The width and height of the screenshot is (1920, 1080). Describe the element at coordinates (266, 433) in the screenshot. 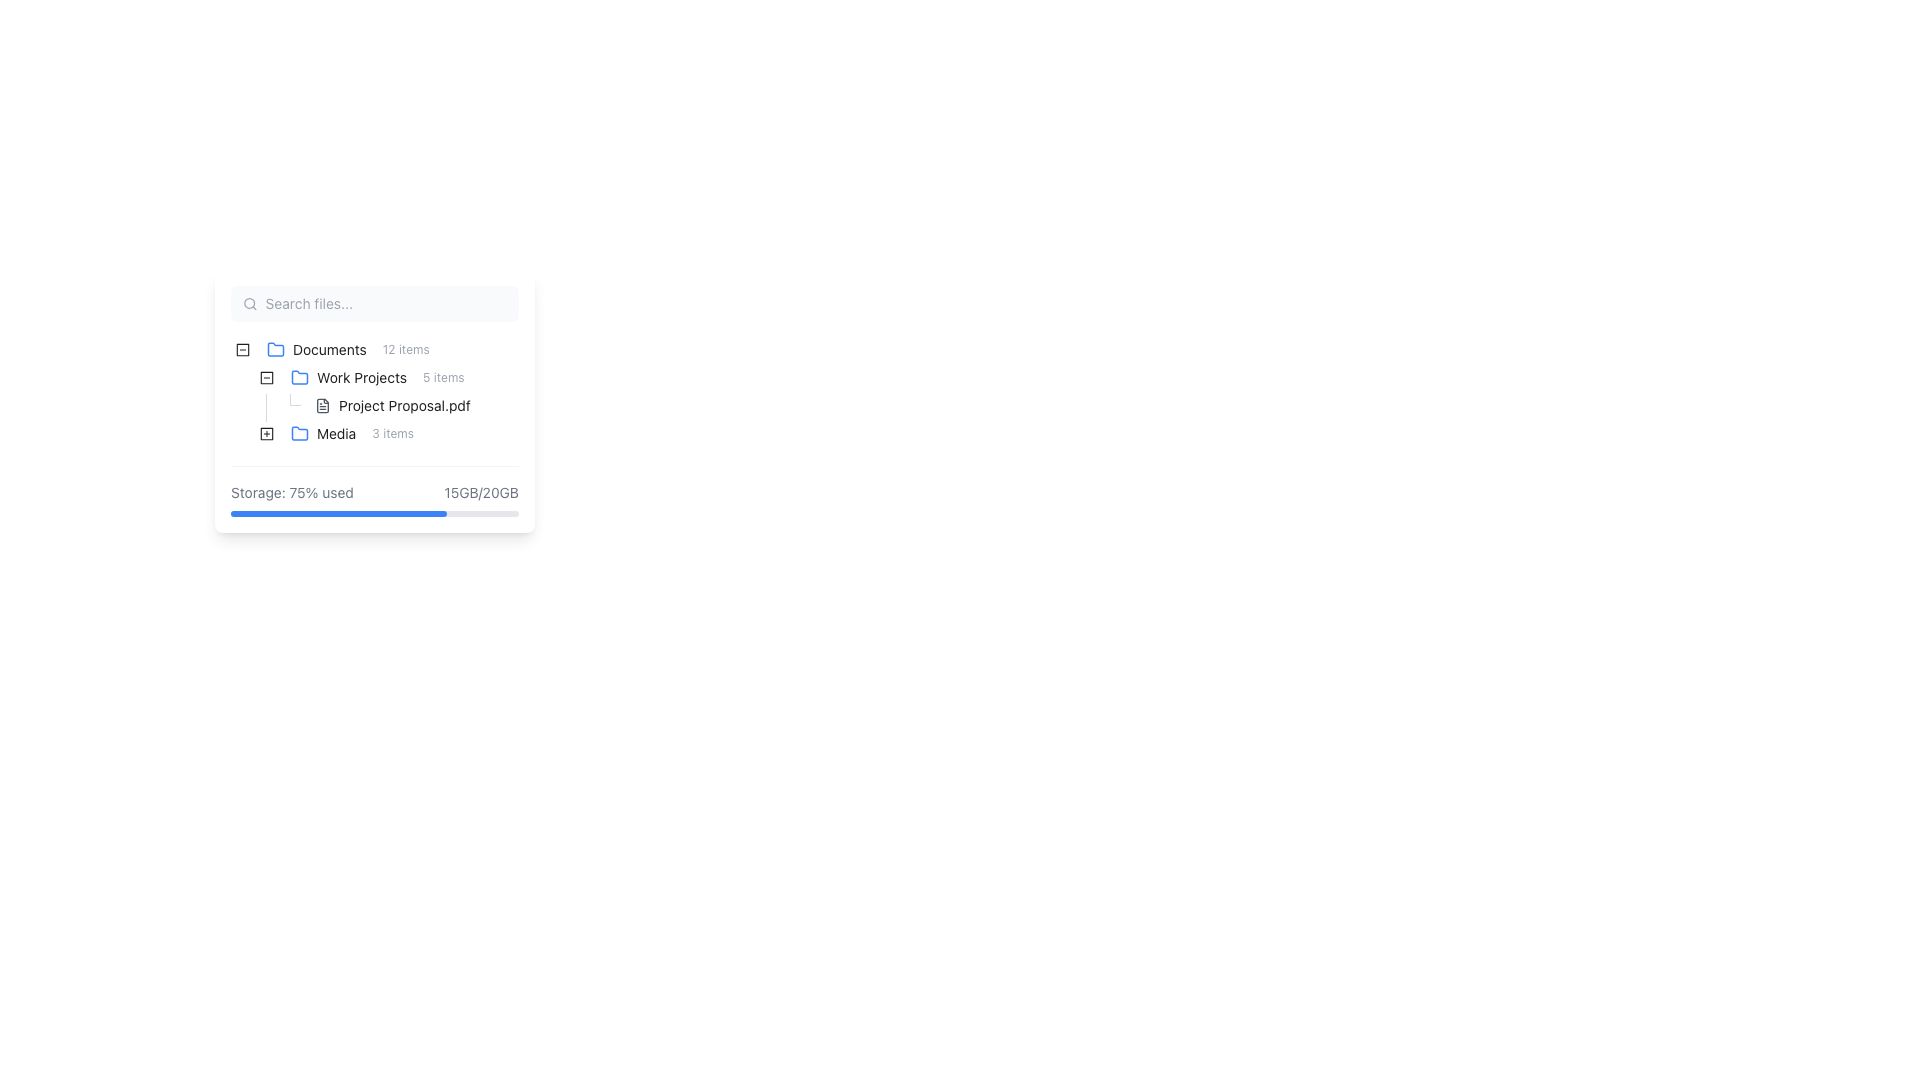

I see `the button that expands the 'Media' folder, located left of the 'Media 3 items' label in the hierarchical tree structure` at that location.